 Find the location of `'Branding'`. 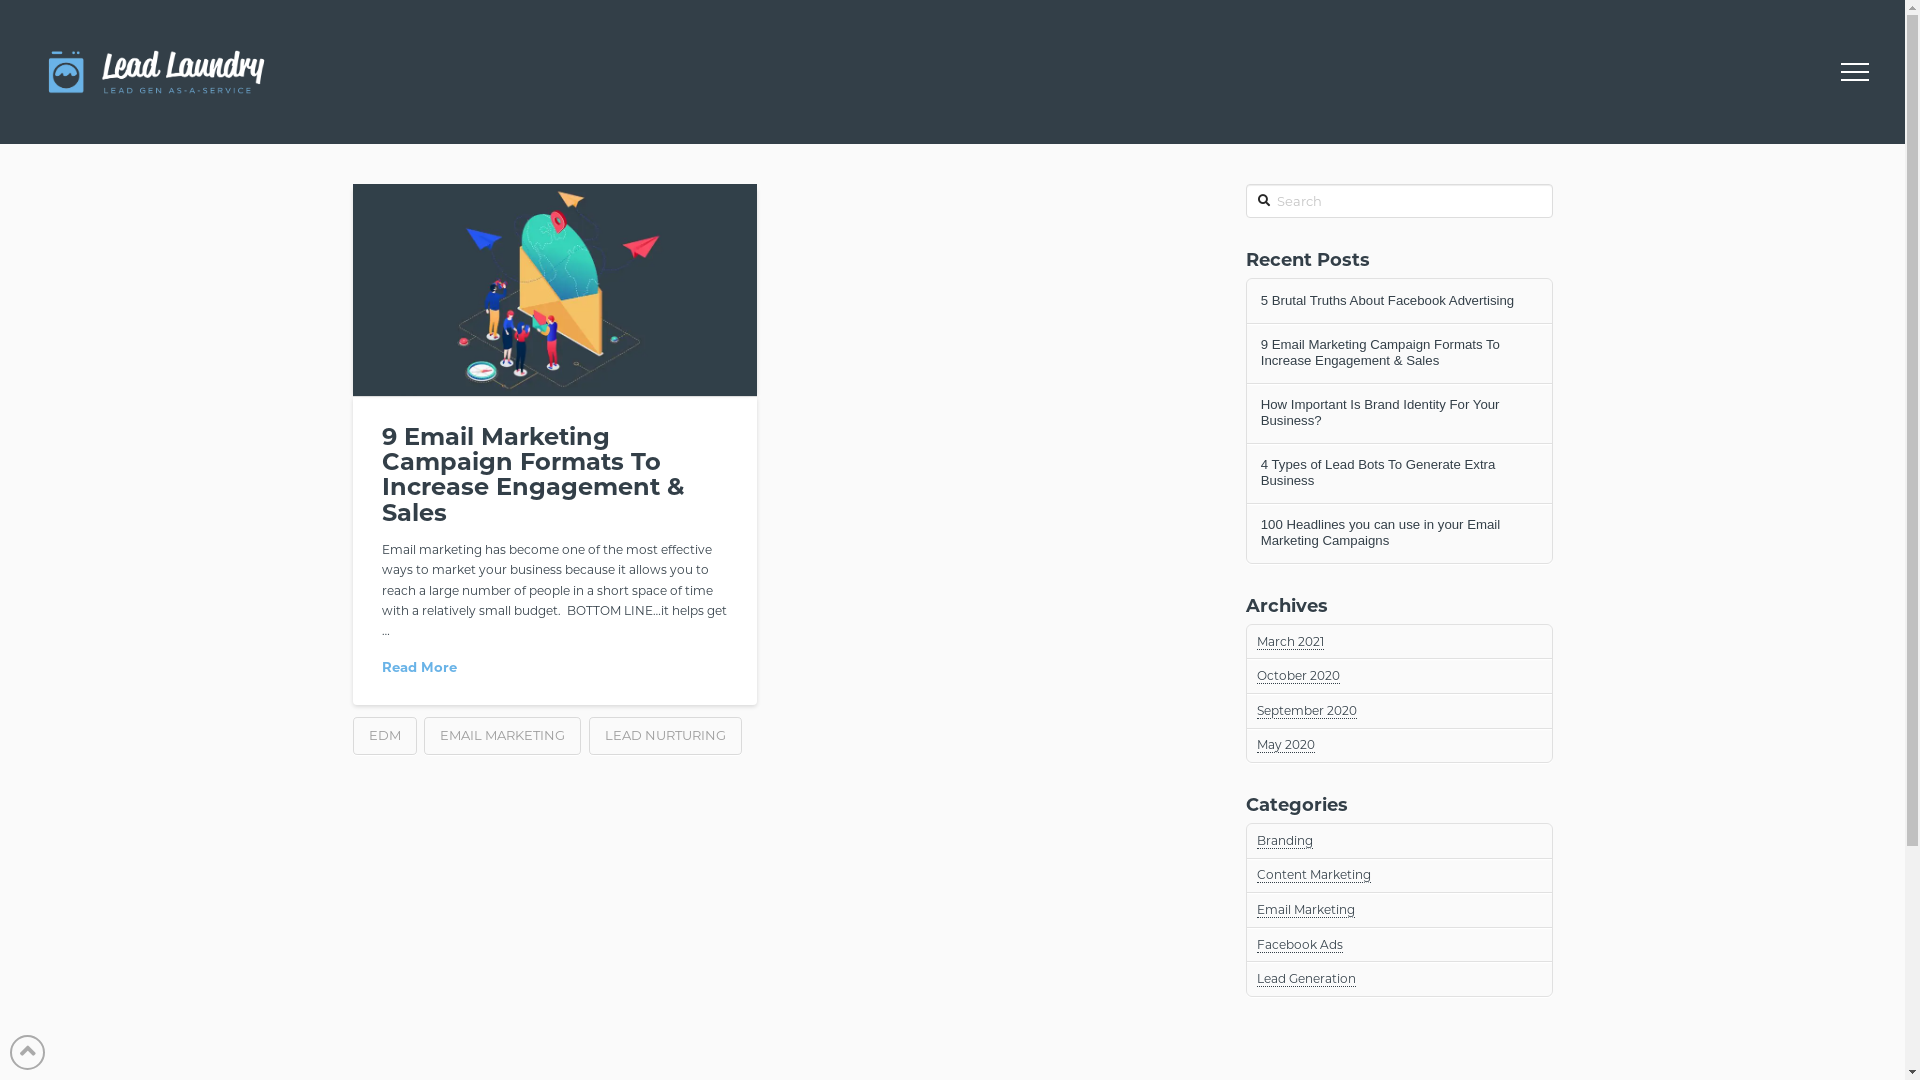

'Branding' is located at coordinates (1285, 840).